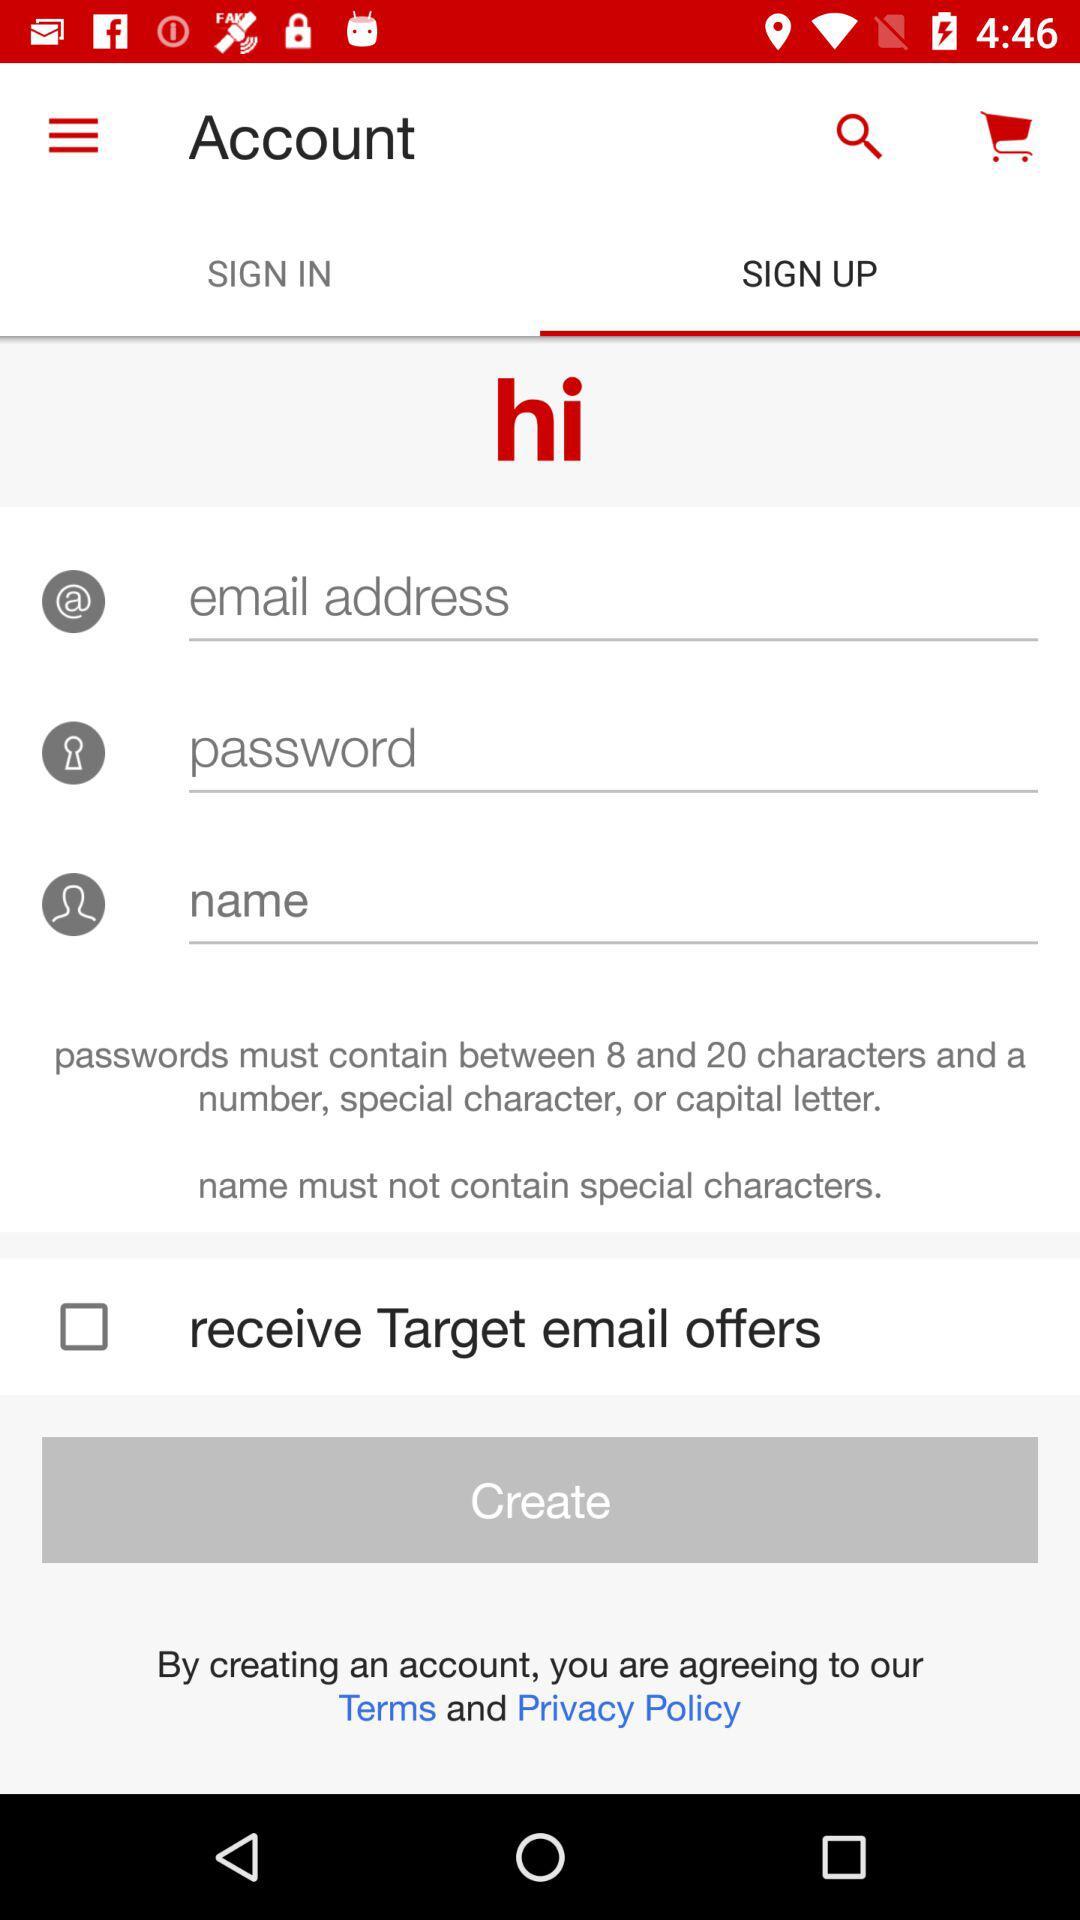 The image size is (1080, 1920). What do you see at coordinates (72, 135) in the screenshot?
I see `item next to account item` at bounding box center [72, 135].